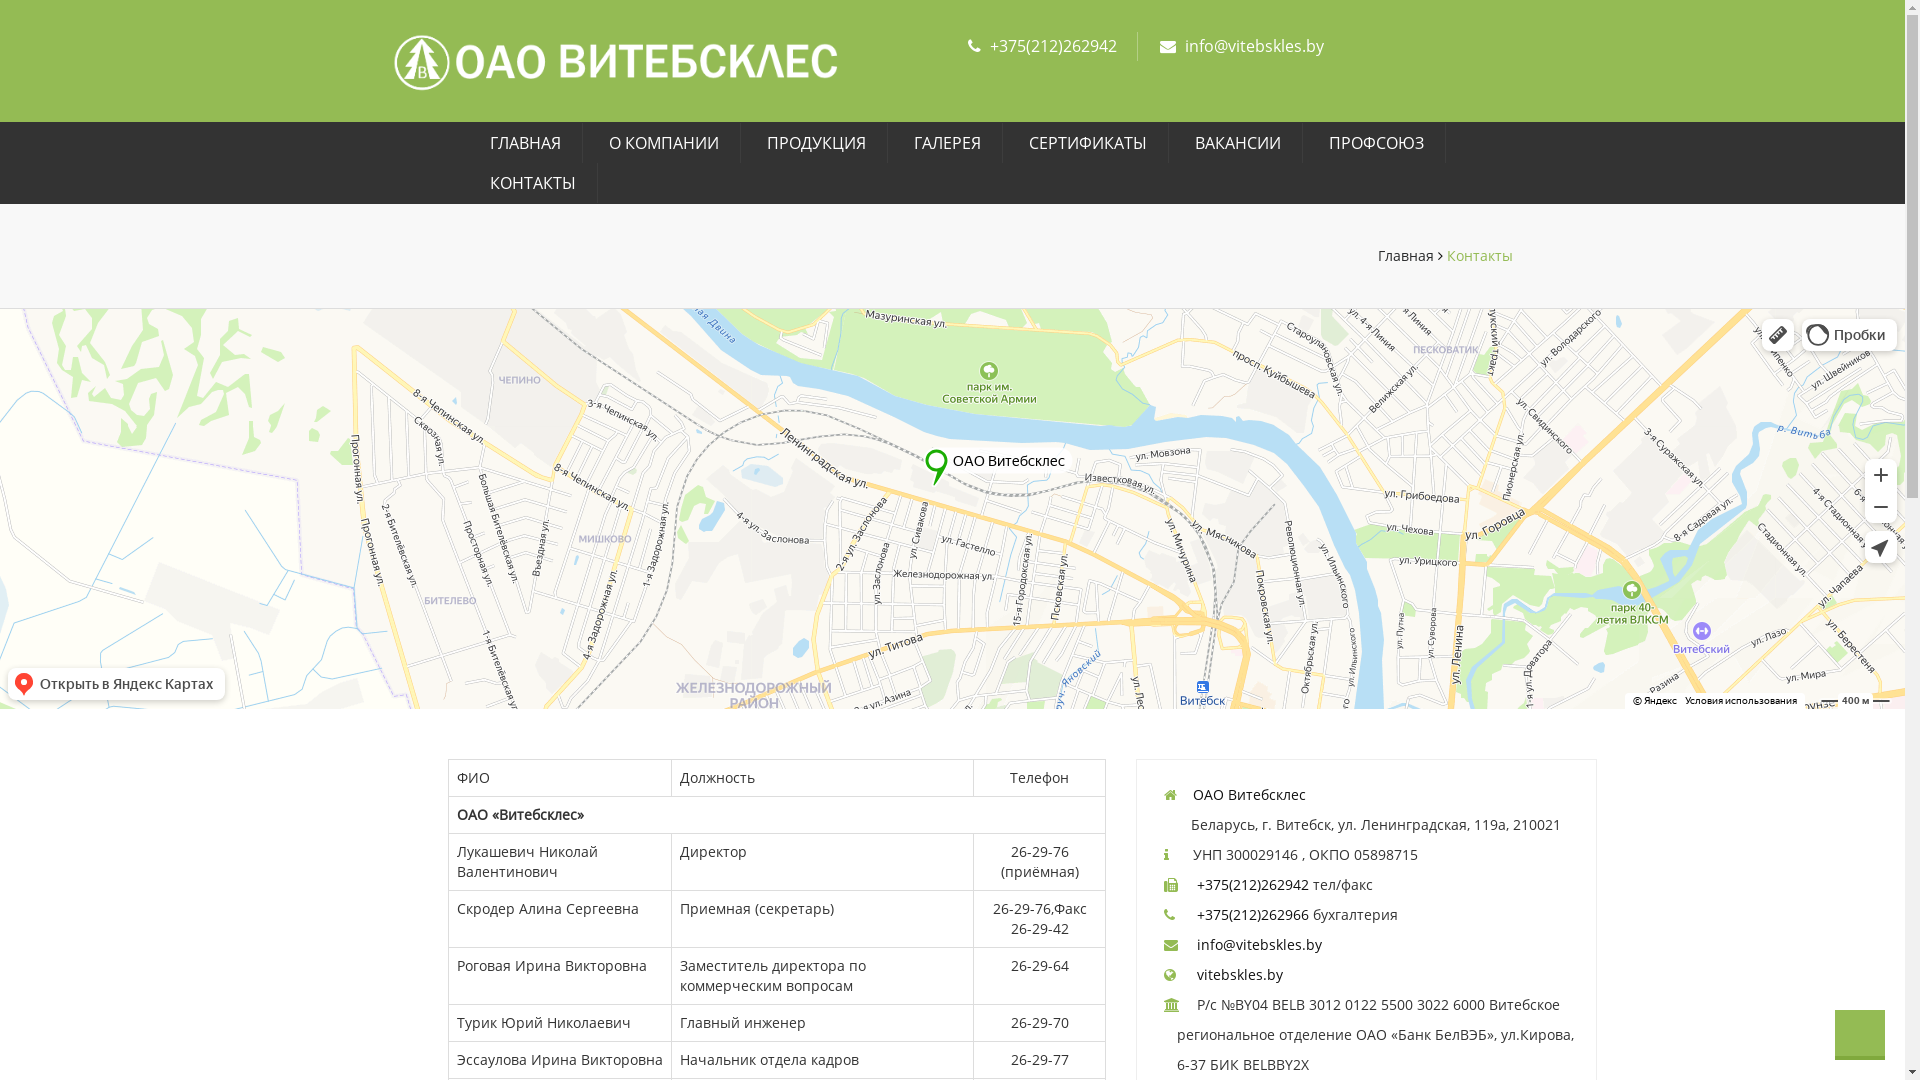  What do you see at coordinates (1251, 883) in the screenshot?
I see `'+375(212)262942'` at bounding box center [1251, 883].